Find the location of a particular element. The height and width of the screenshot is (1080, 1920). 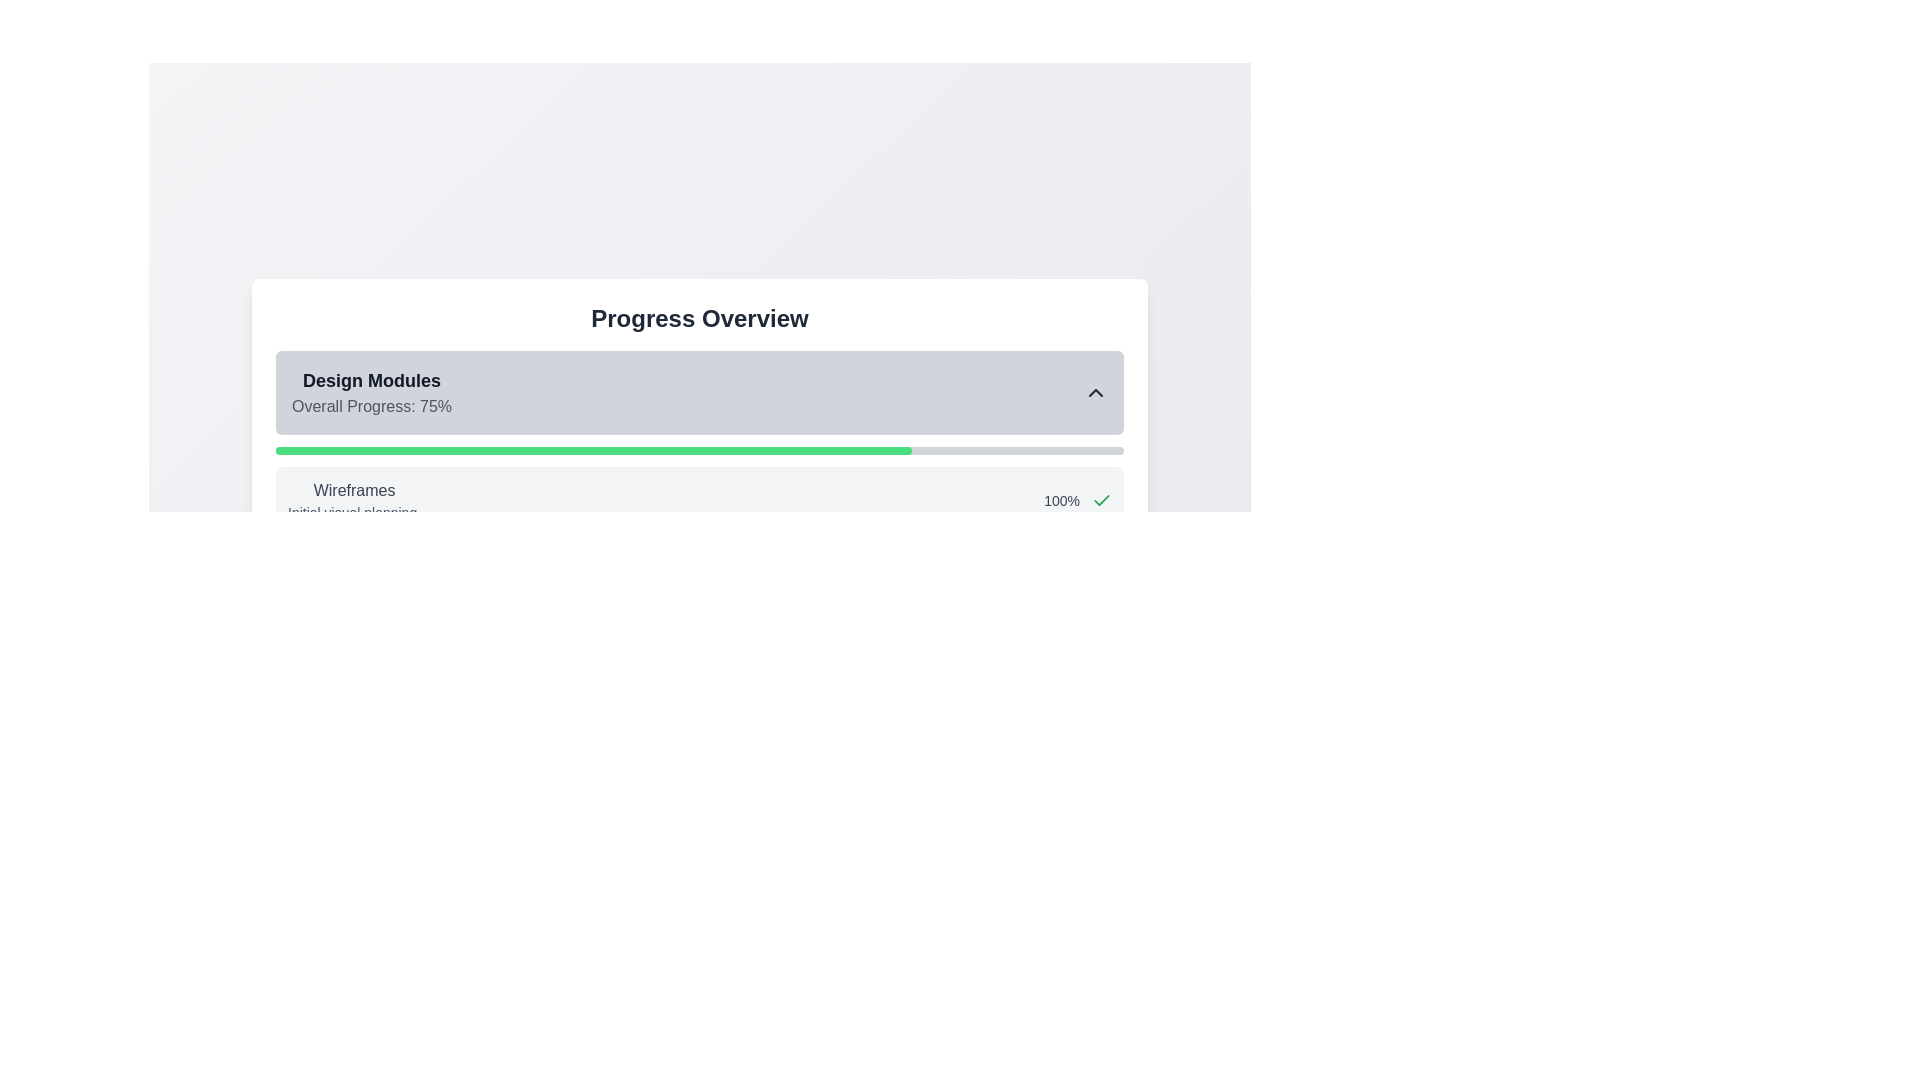

the Task progress indicator component, which displays the module 'Wireframes' and a green checkmark indicating completion is located at coordinates (700, 527).